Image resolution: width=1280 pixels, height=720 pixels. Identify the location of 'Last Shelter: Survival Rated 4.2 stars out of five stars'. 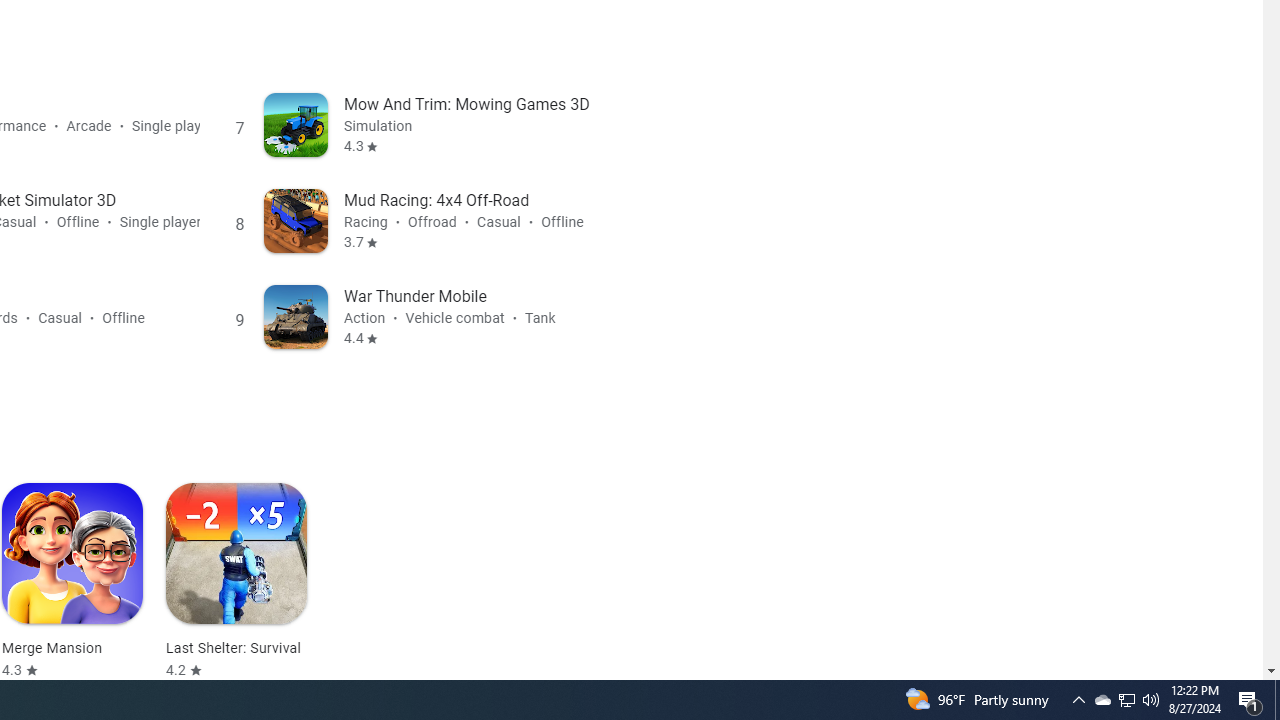
(236, 581).